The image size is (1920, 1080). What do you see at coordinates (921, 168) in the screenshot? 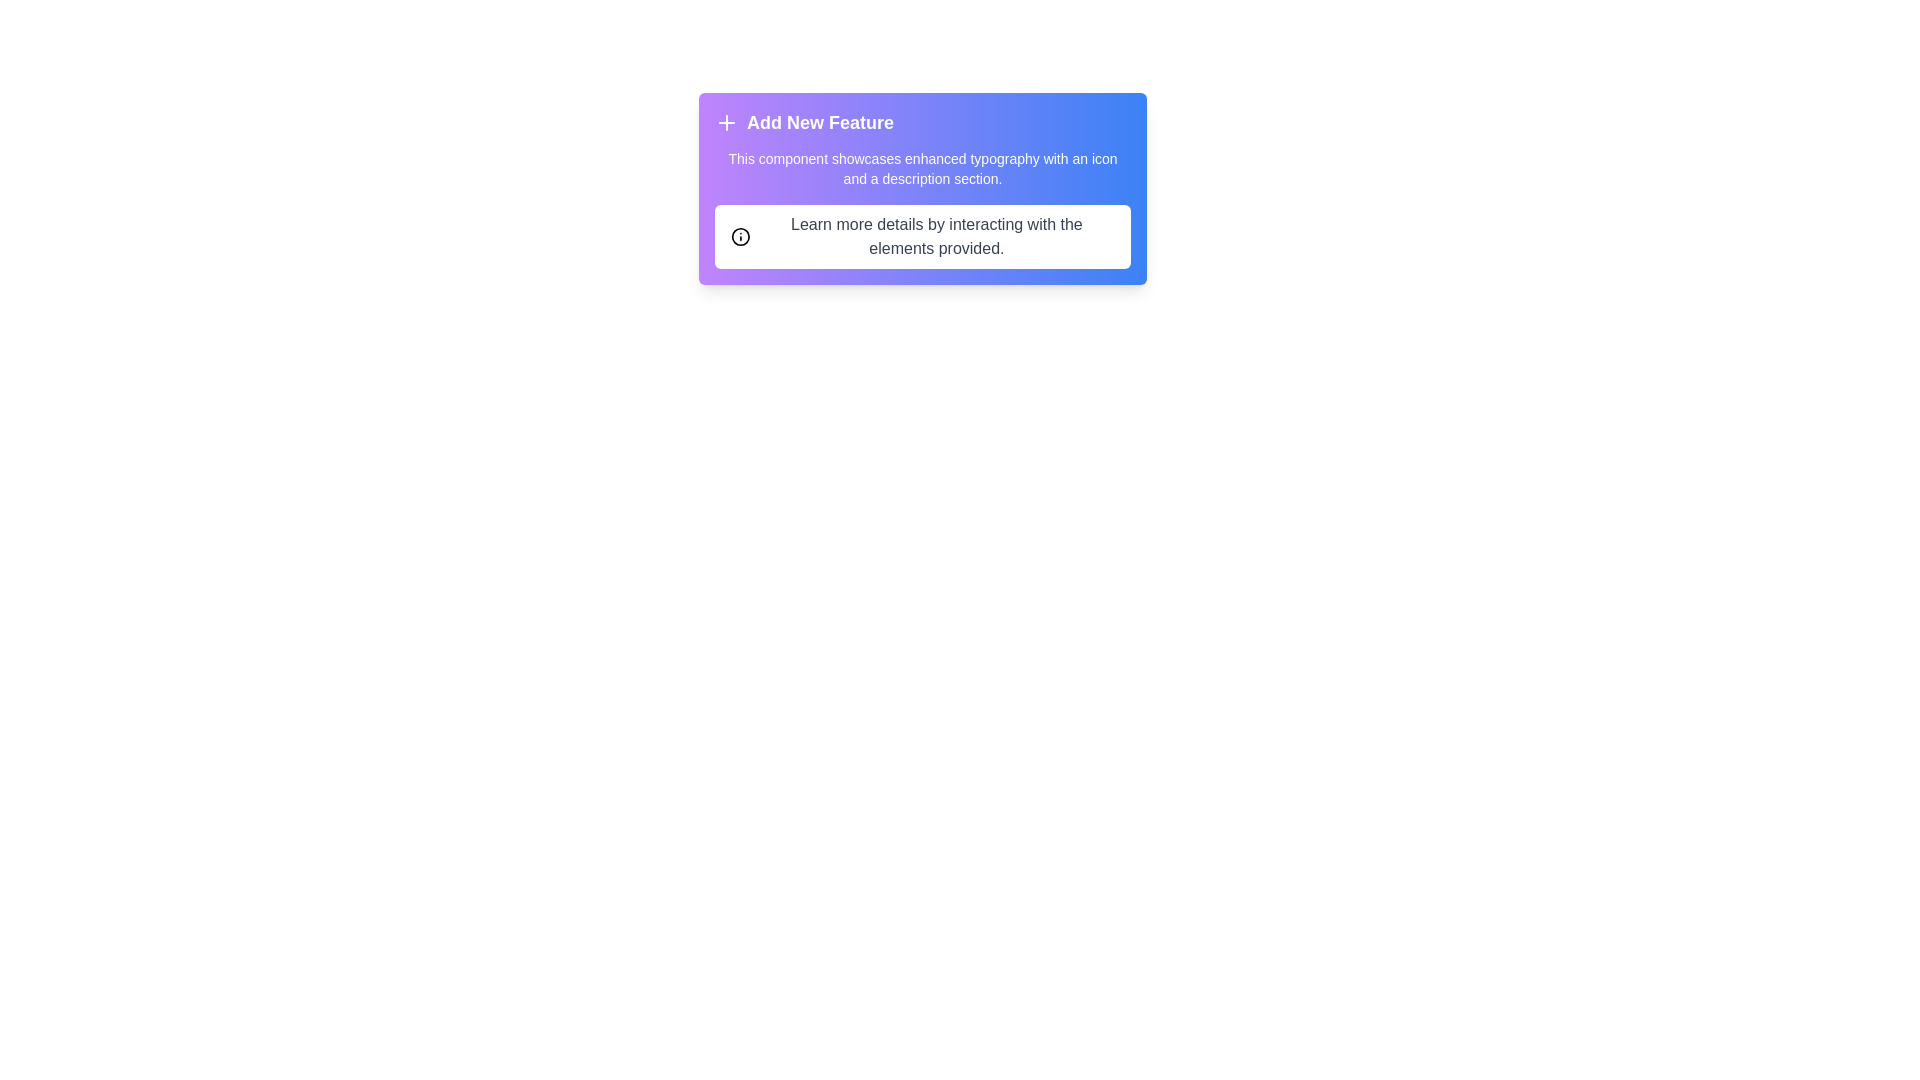
I see `the text block styled with white font that contains the sentence 'This component showcases enhanced typography with an icon and a description section.' located below the heading 'Add New Feature'` at bounding box center [921, 168].